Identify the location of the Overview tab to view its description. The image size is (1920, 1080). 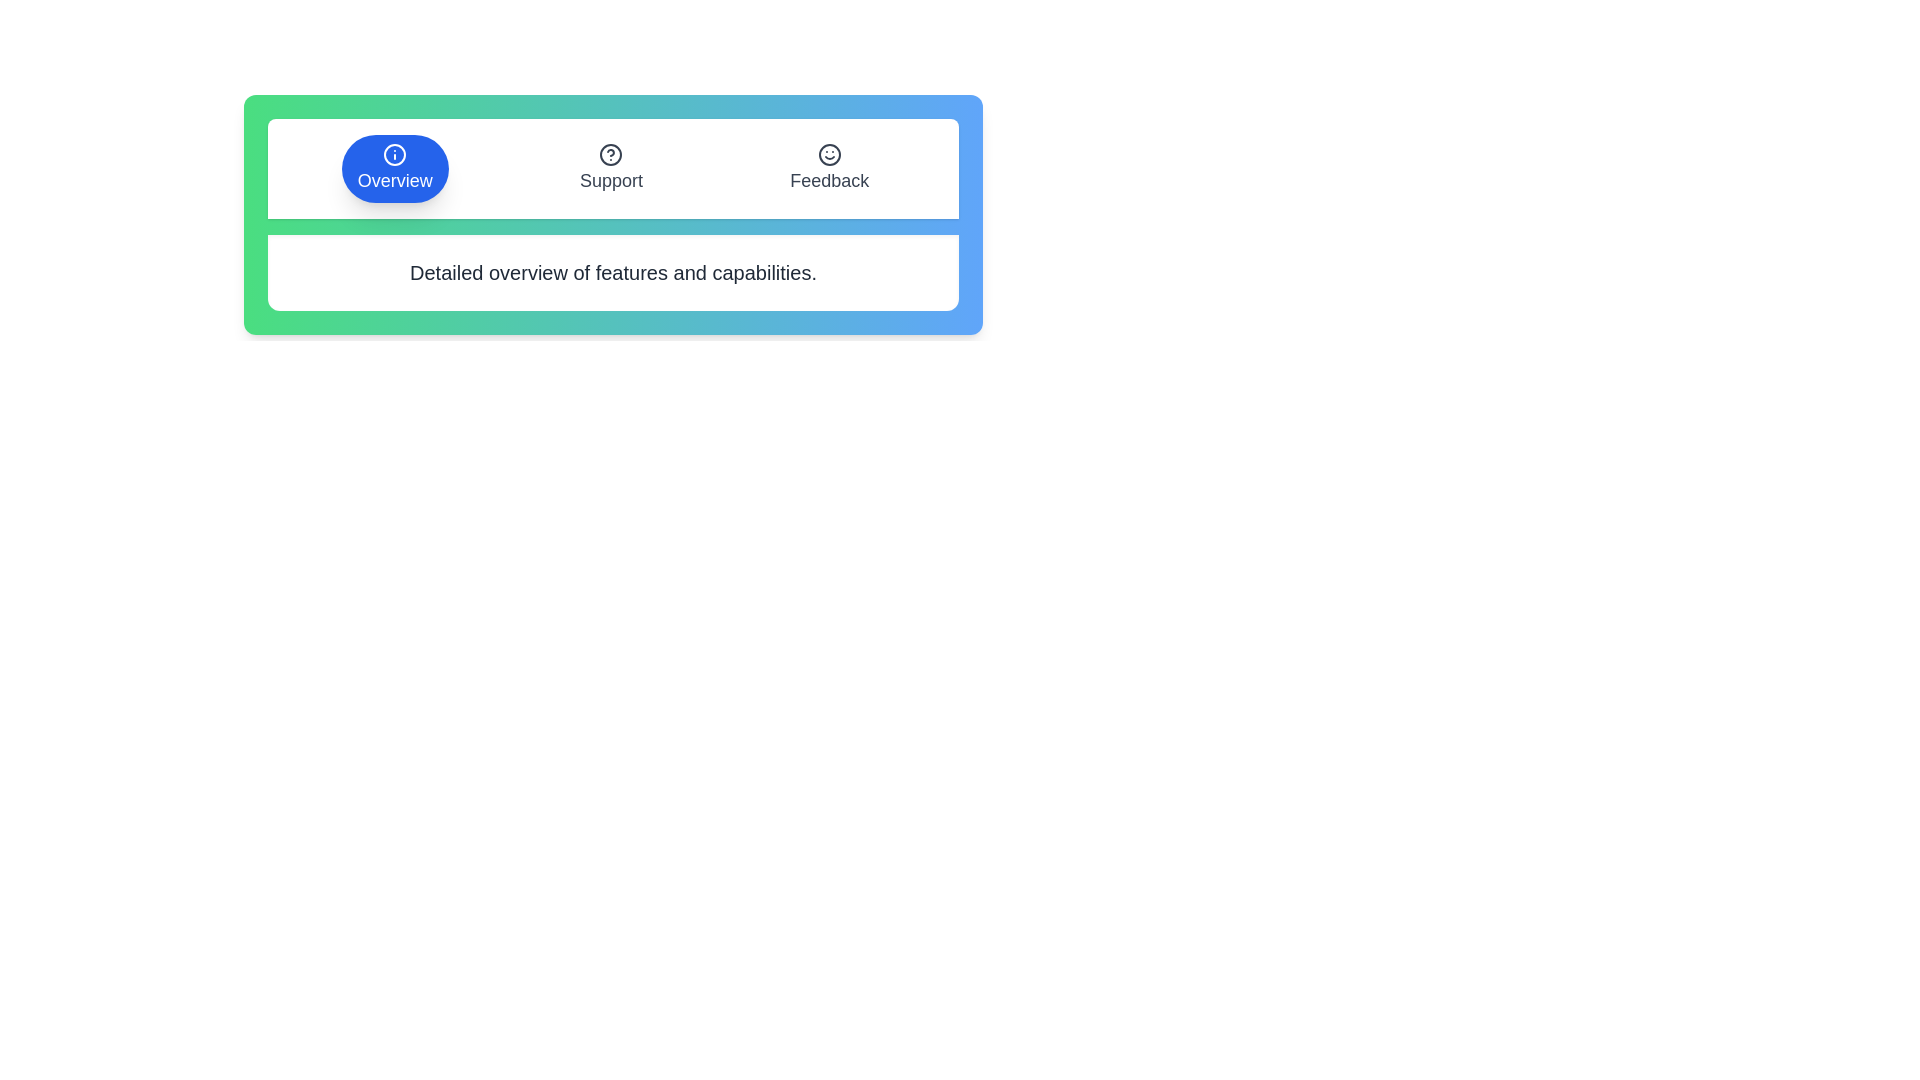
(394, 168).